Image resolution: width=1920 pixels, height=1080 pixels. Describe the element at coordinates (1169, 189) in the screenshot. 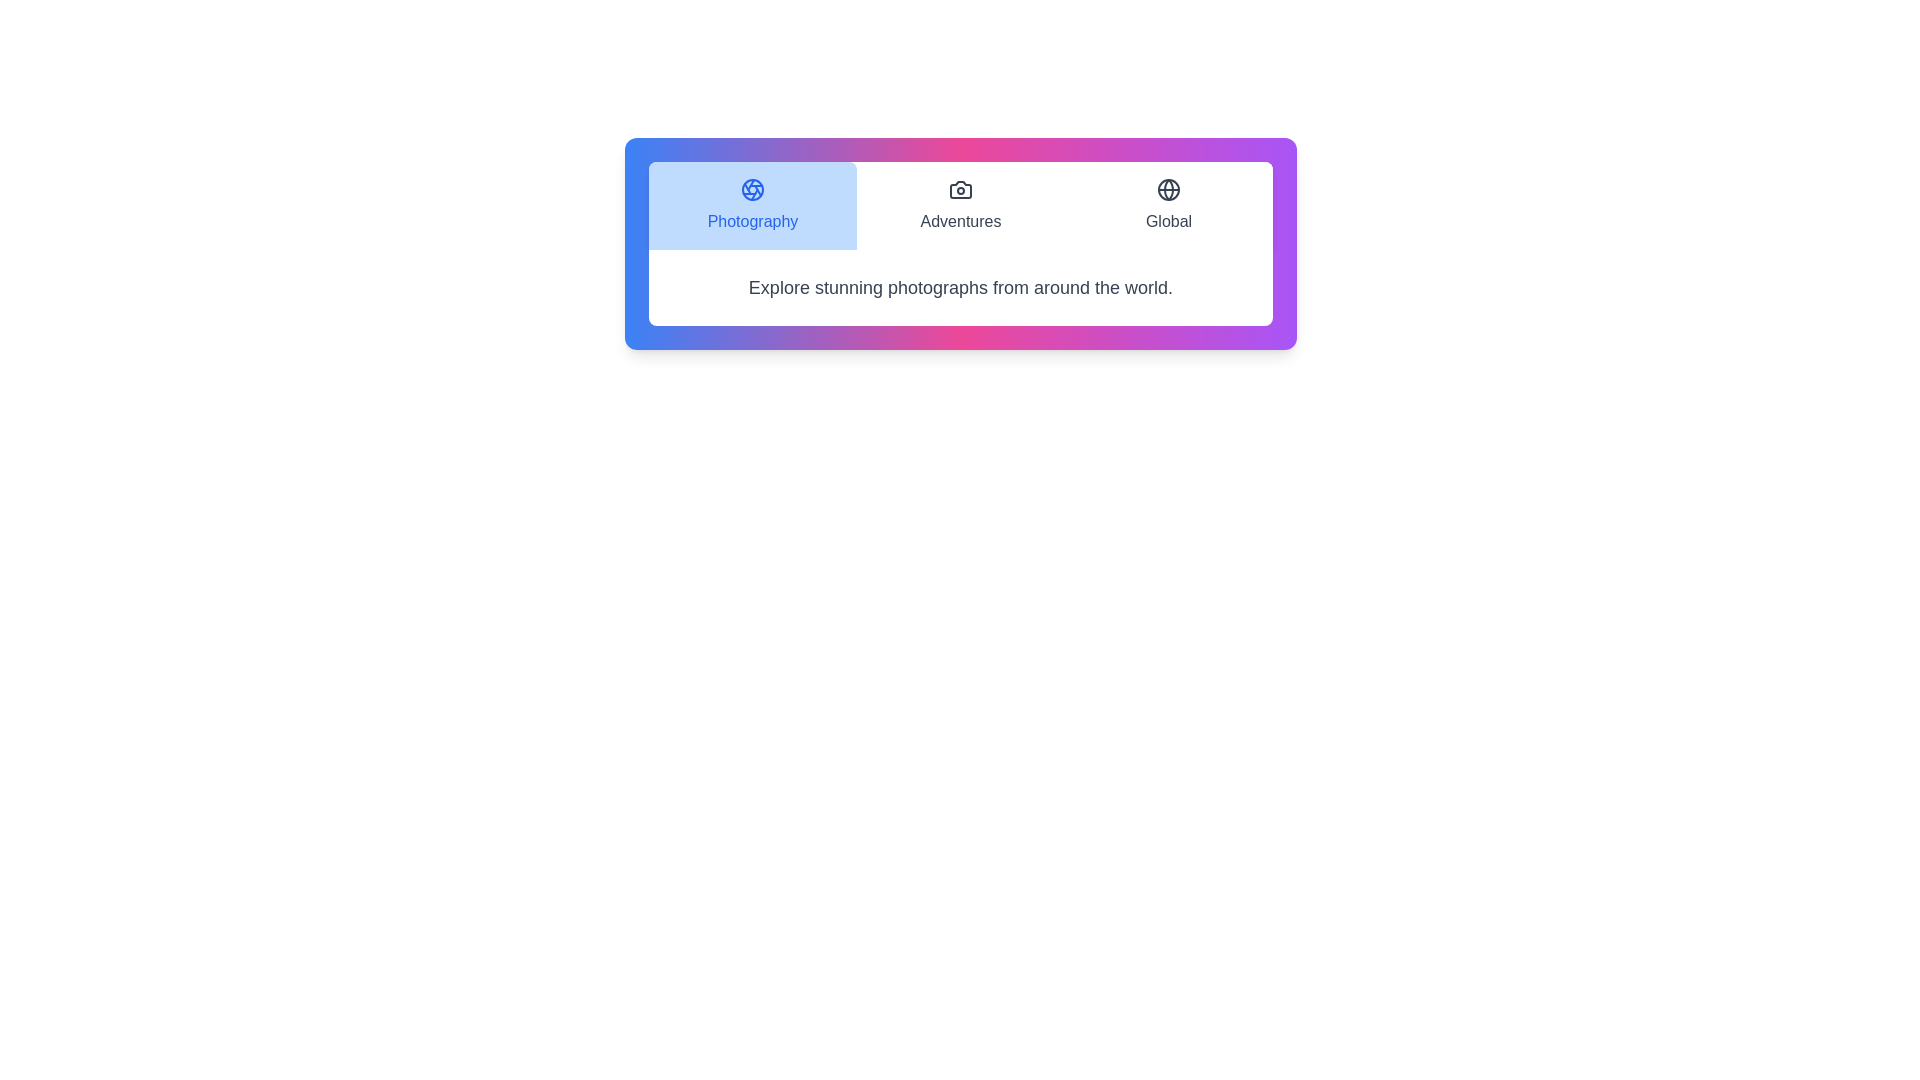

I see `circular SVG element resembling a globe symbol, which is the leftmost icon in a set of three aligned icons` at that location.